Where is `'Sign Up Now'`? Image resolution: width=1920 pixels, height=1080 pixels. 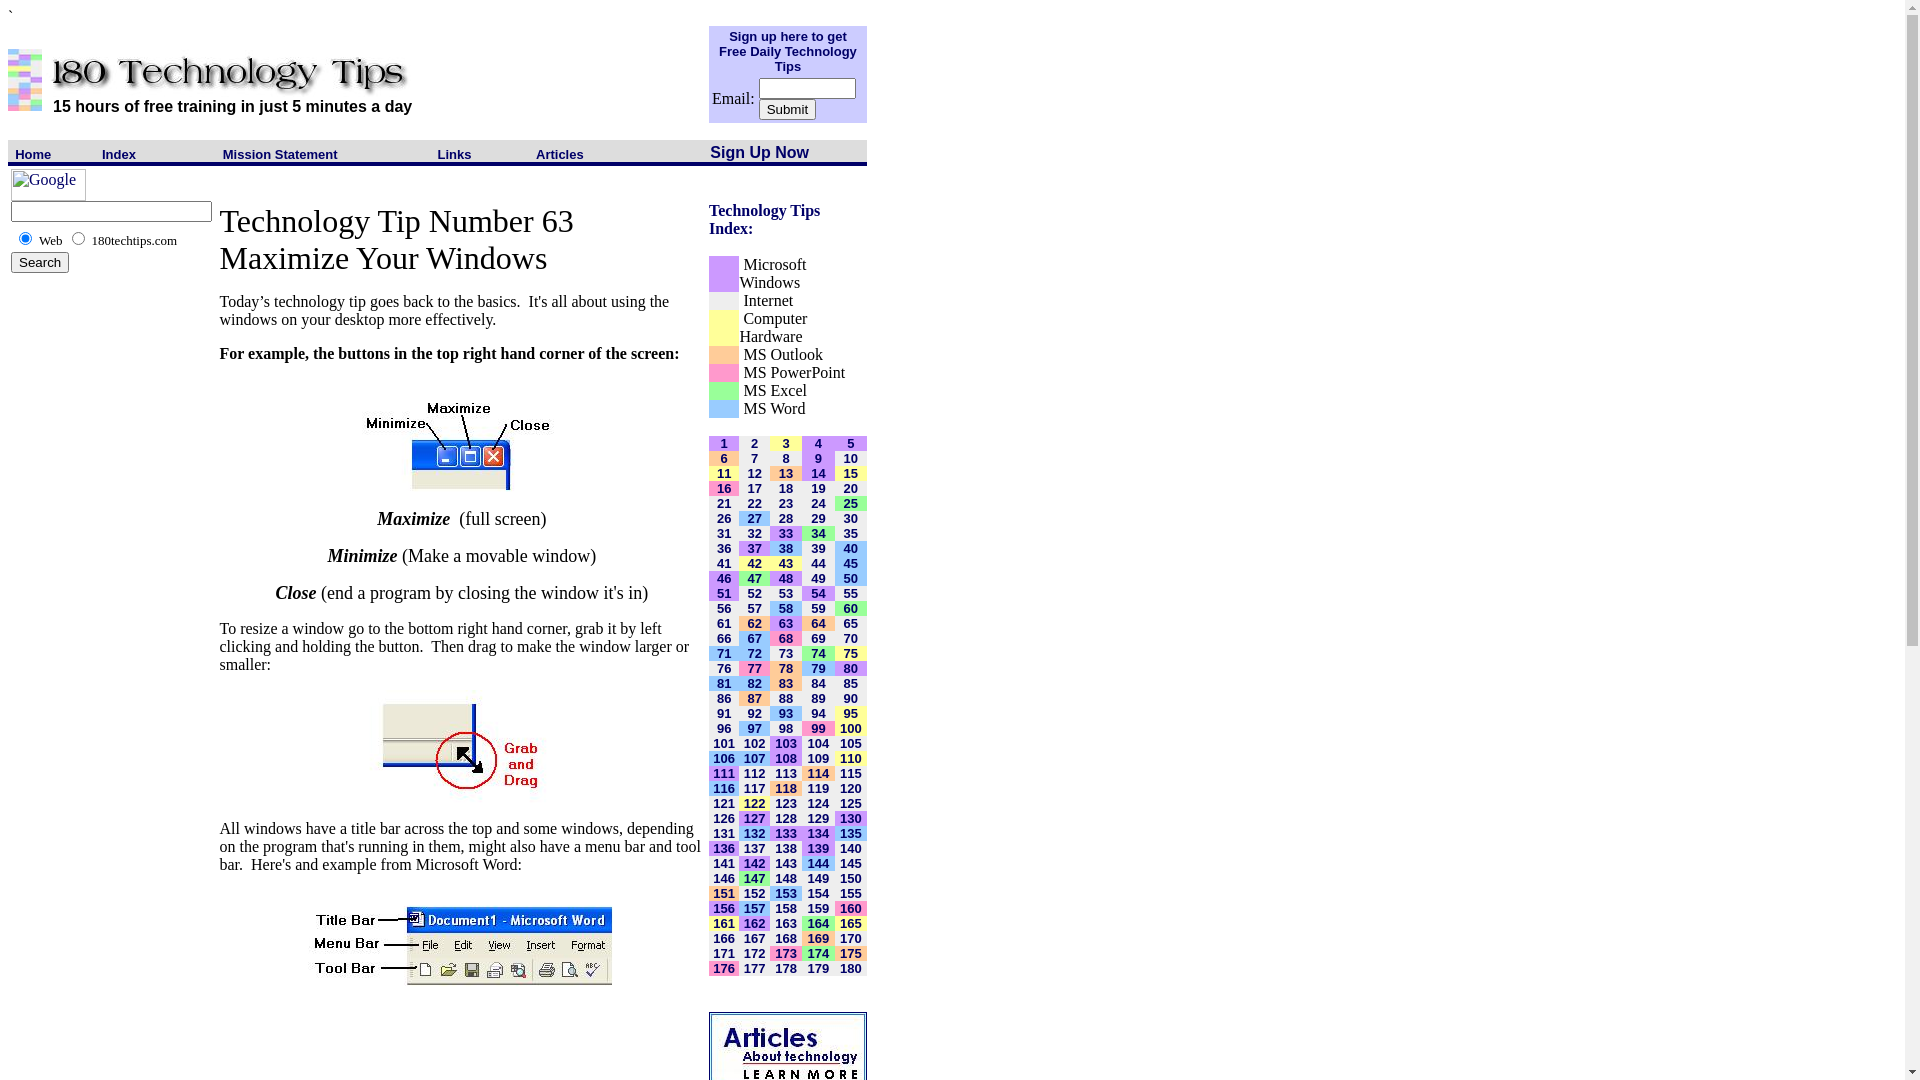
'Sign Up Now' is located at coordinates (710, 151).